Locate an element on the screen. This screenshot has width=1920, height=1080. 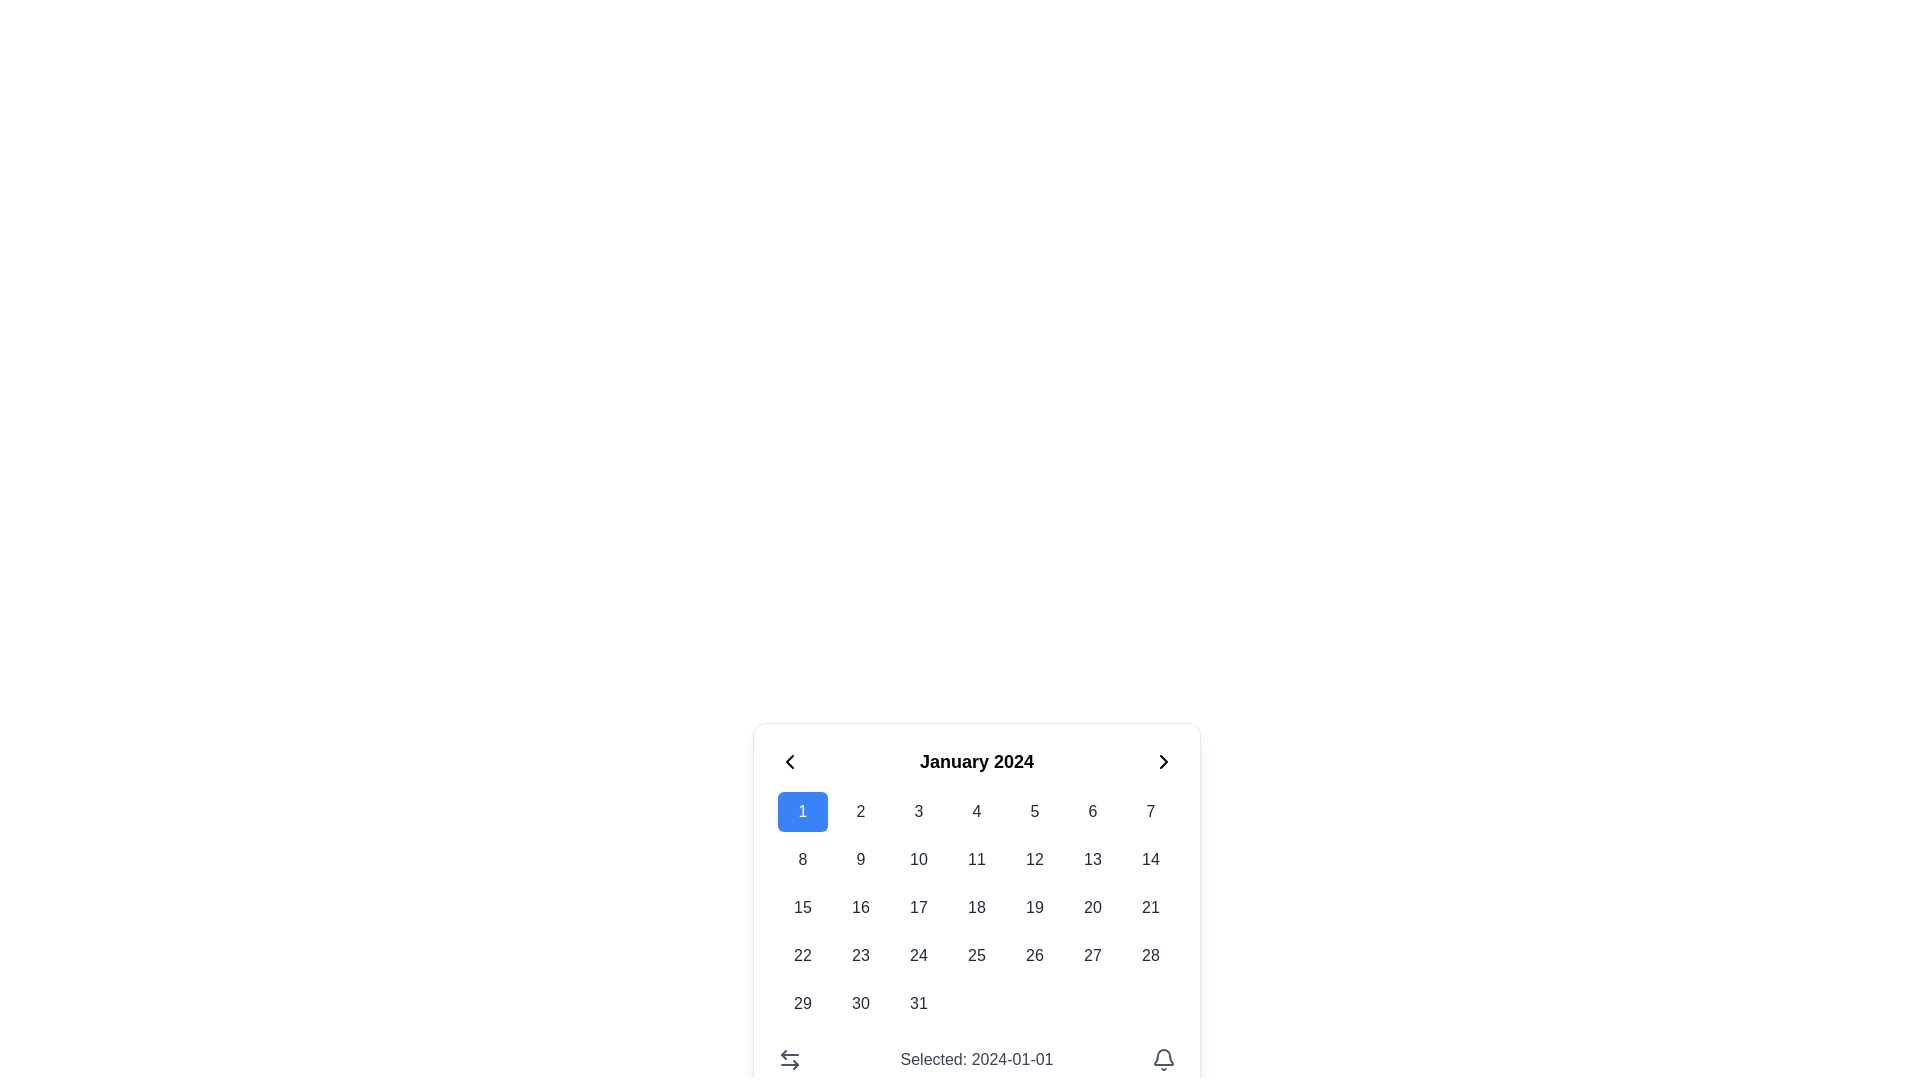
the date '2' button in the calendar interface is located at coordinates (860, 812).